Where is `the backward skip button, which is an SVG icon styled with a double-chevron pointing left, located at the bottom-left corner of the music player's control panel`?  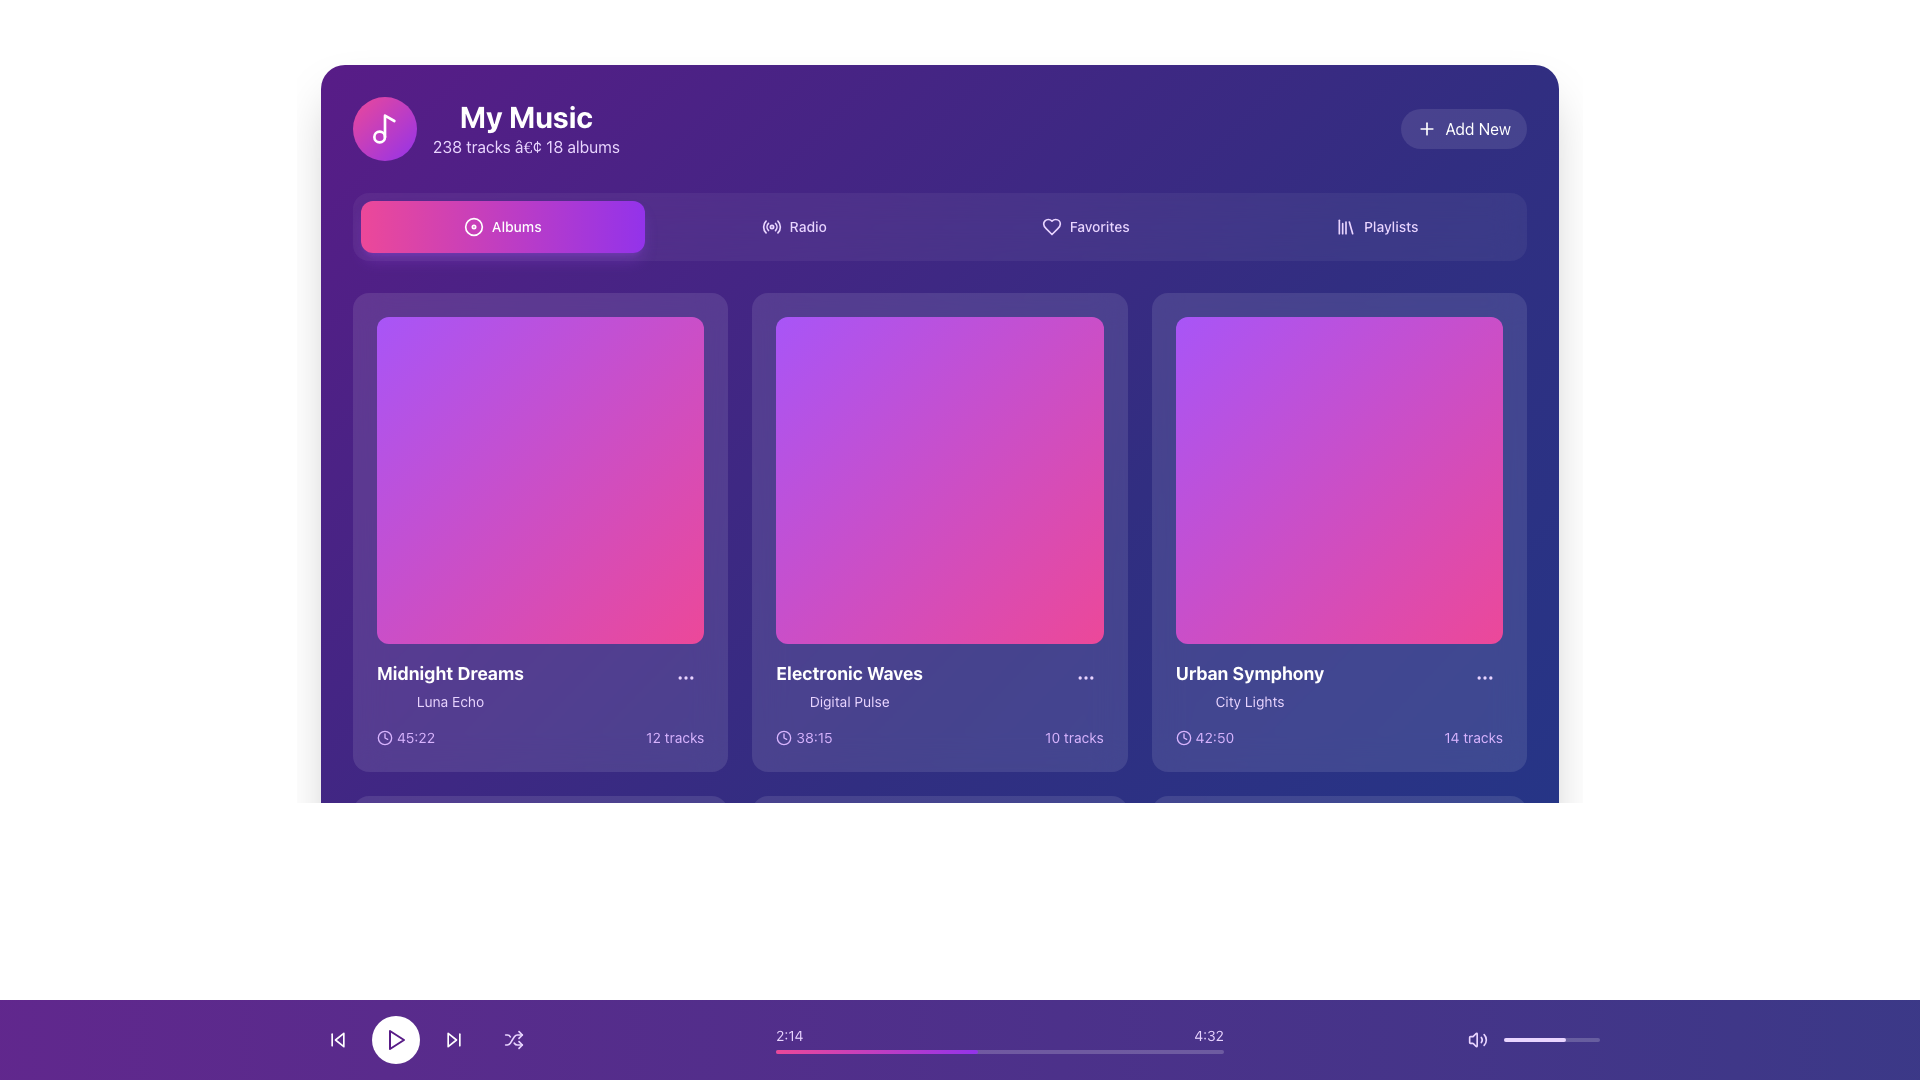
the backward skip button, which is an SVG icon styled with a double-chevron pointing left, located at the bottom-left corner of the music player's control panel is located at coordinates (337, 1039).